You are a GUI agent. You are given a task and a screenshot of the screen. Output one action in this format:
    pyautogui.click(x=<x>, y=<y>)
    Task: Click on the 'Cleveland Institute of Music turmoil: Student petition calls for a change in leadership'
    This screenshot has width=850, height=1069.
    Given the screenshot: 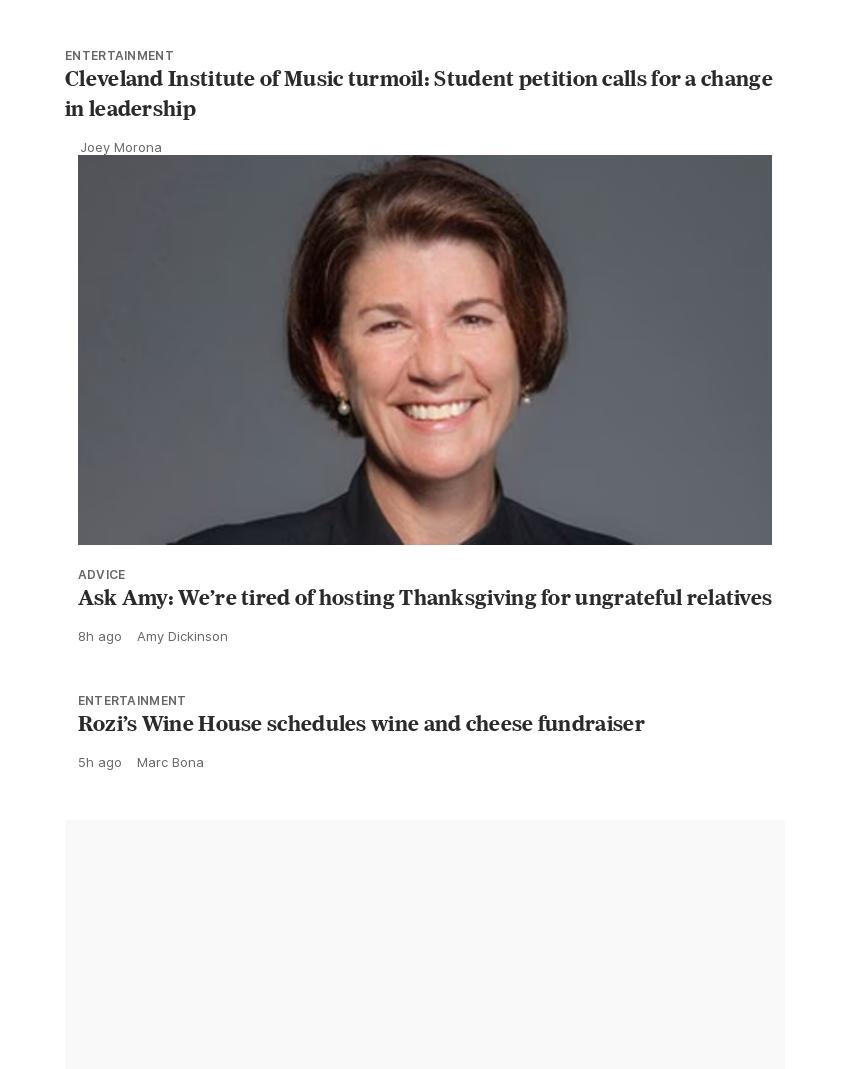 What is the action you would take?
    pyautogui.click(x=418, y=137)
    